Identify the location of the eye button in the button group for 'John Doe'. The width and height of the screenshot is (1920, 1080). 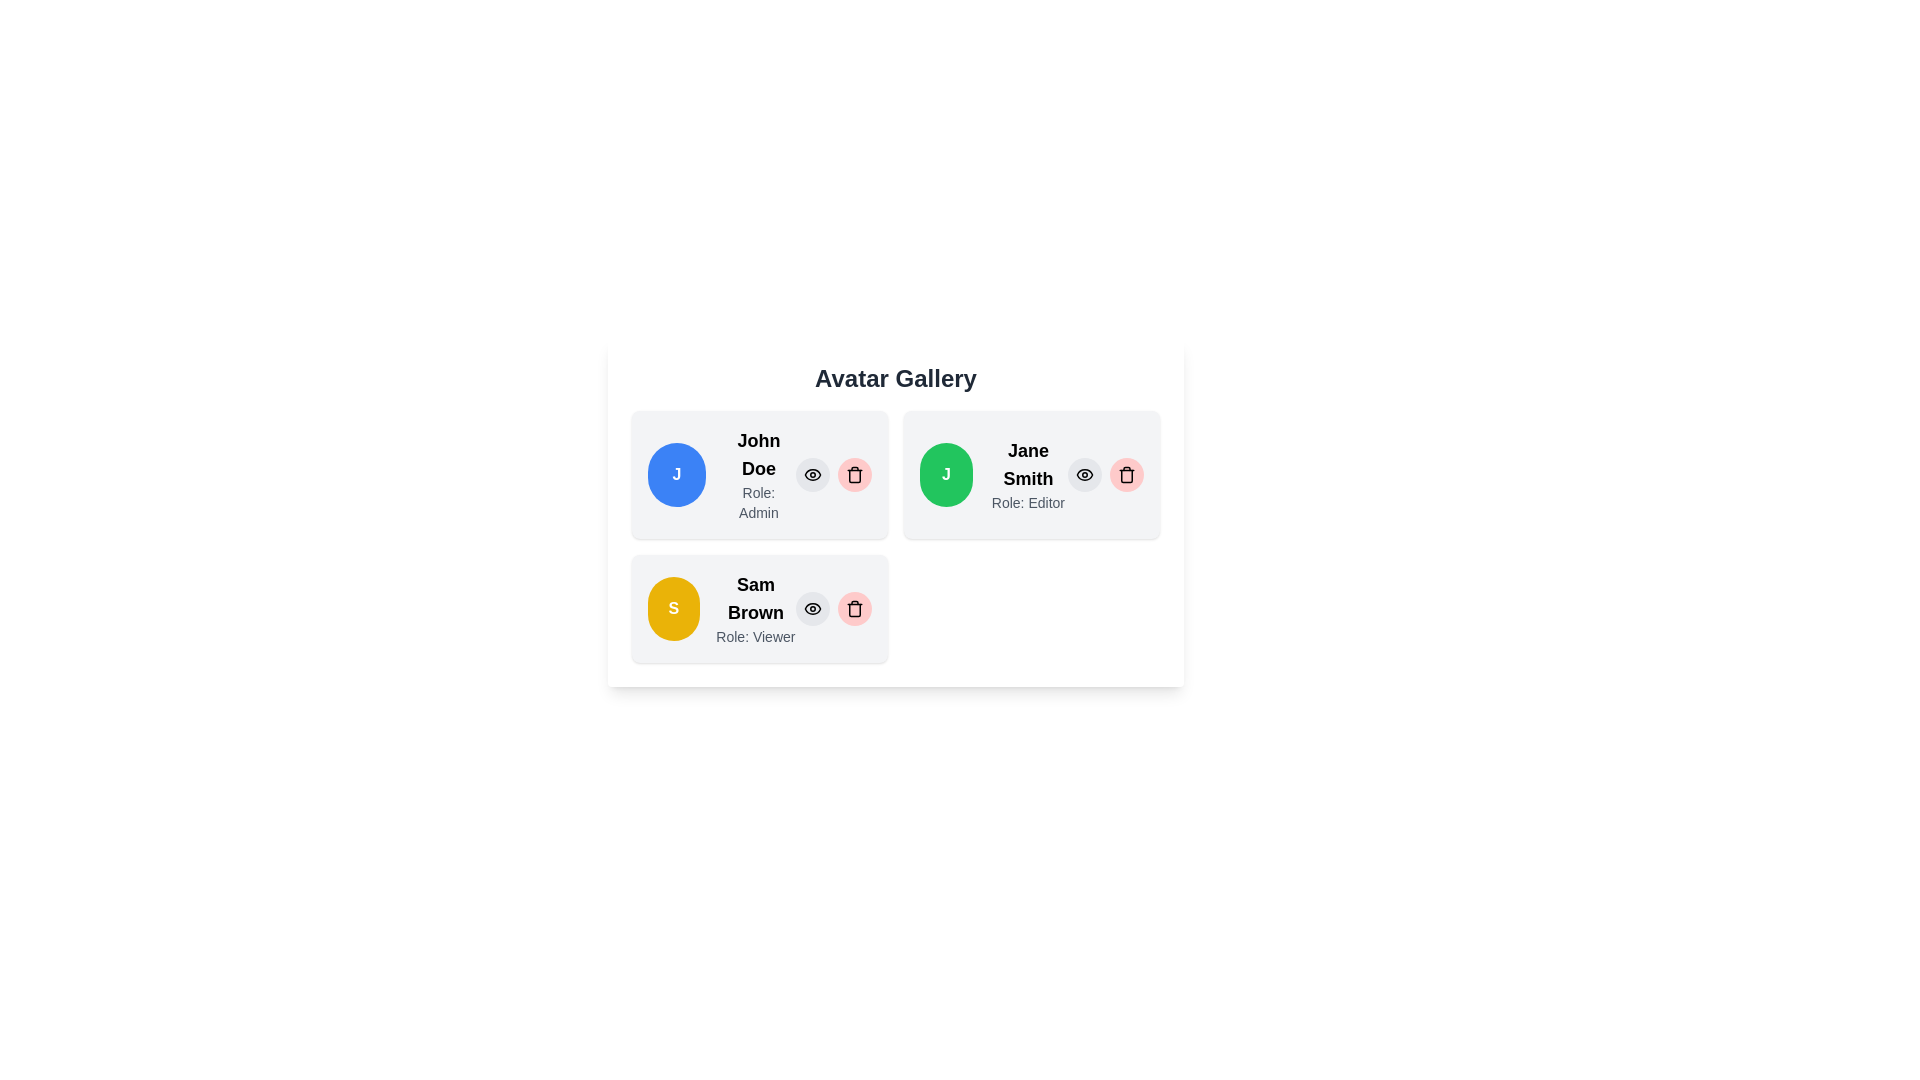
(834, 474).